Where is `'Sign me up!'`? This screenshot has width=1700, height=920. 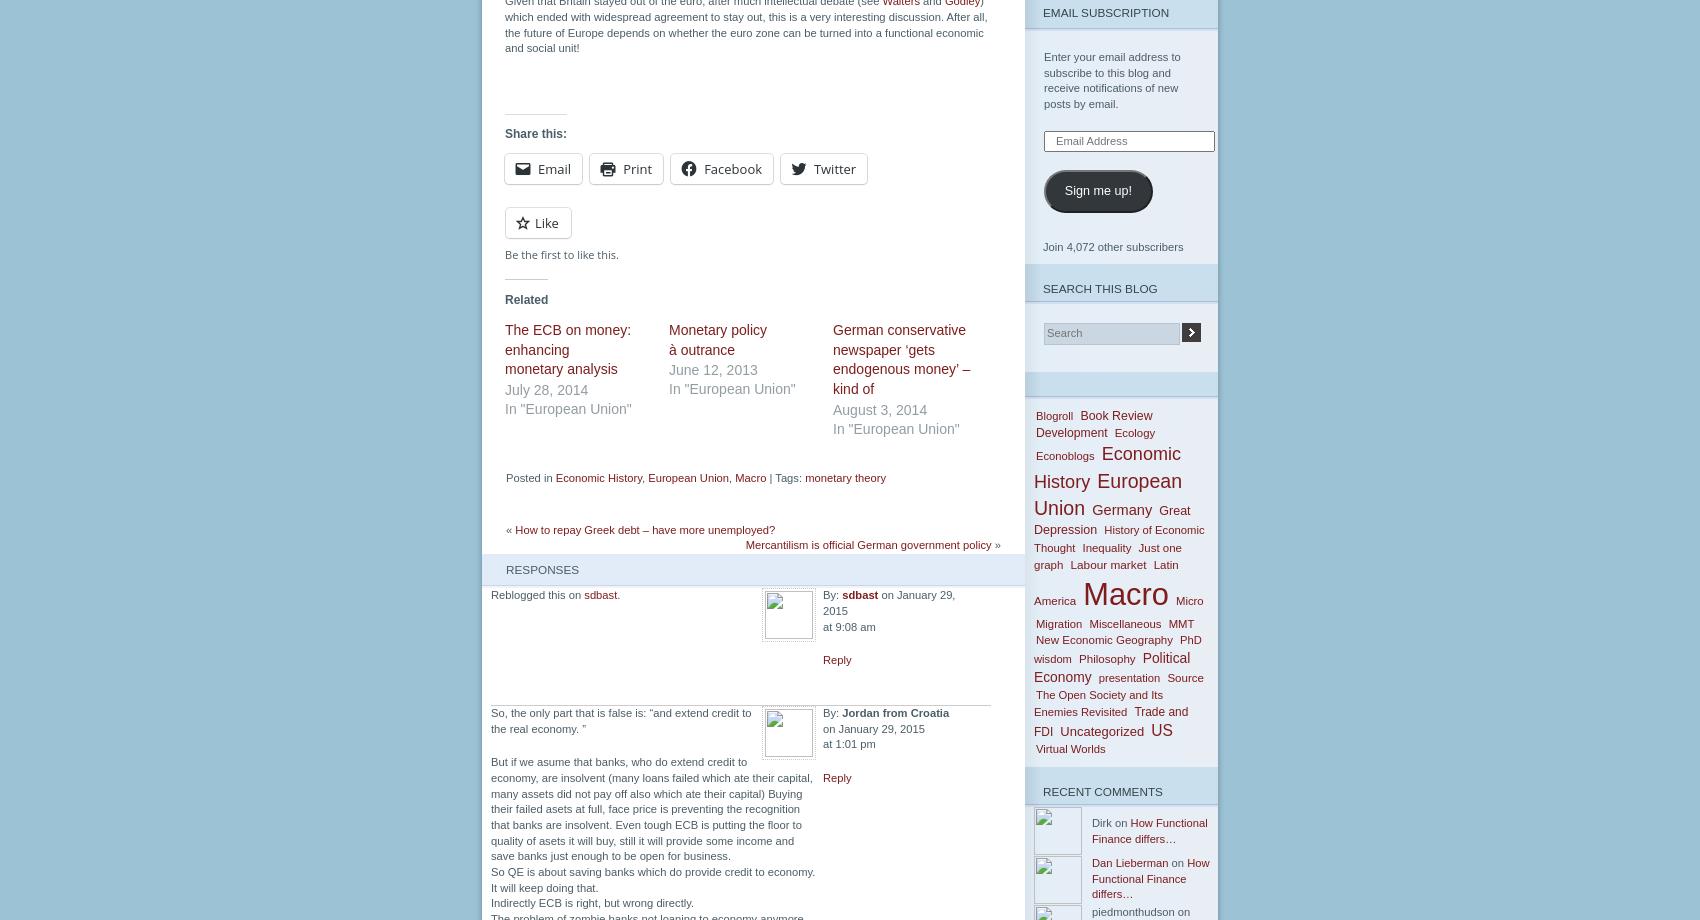 'Sign me up!' is located at coordinates (1064, 188).